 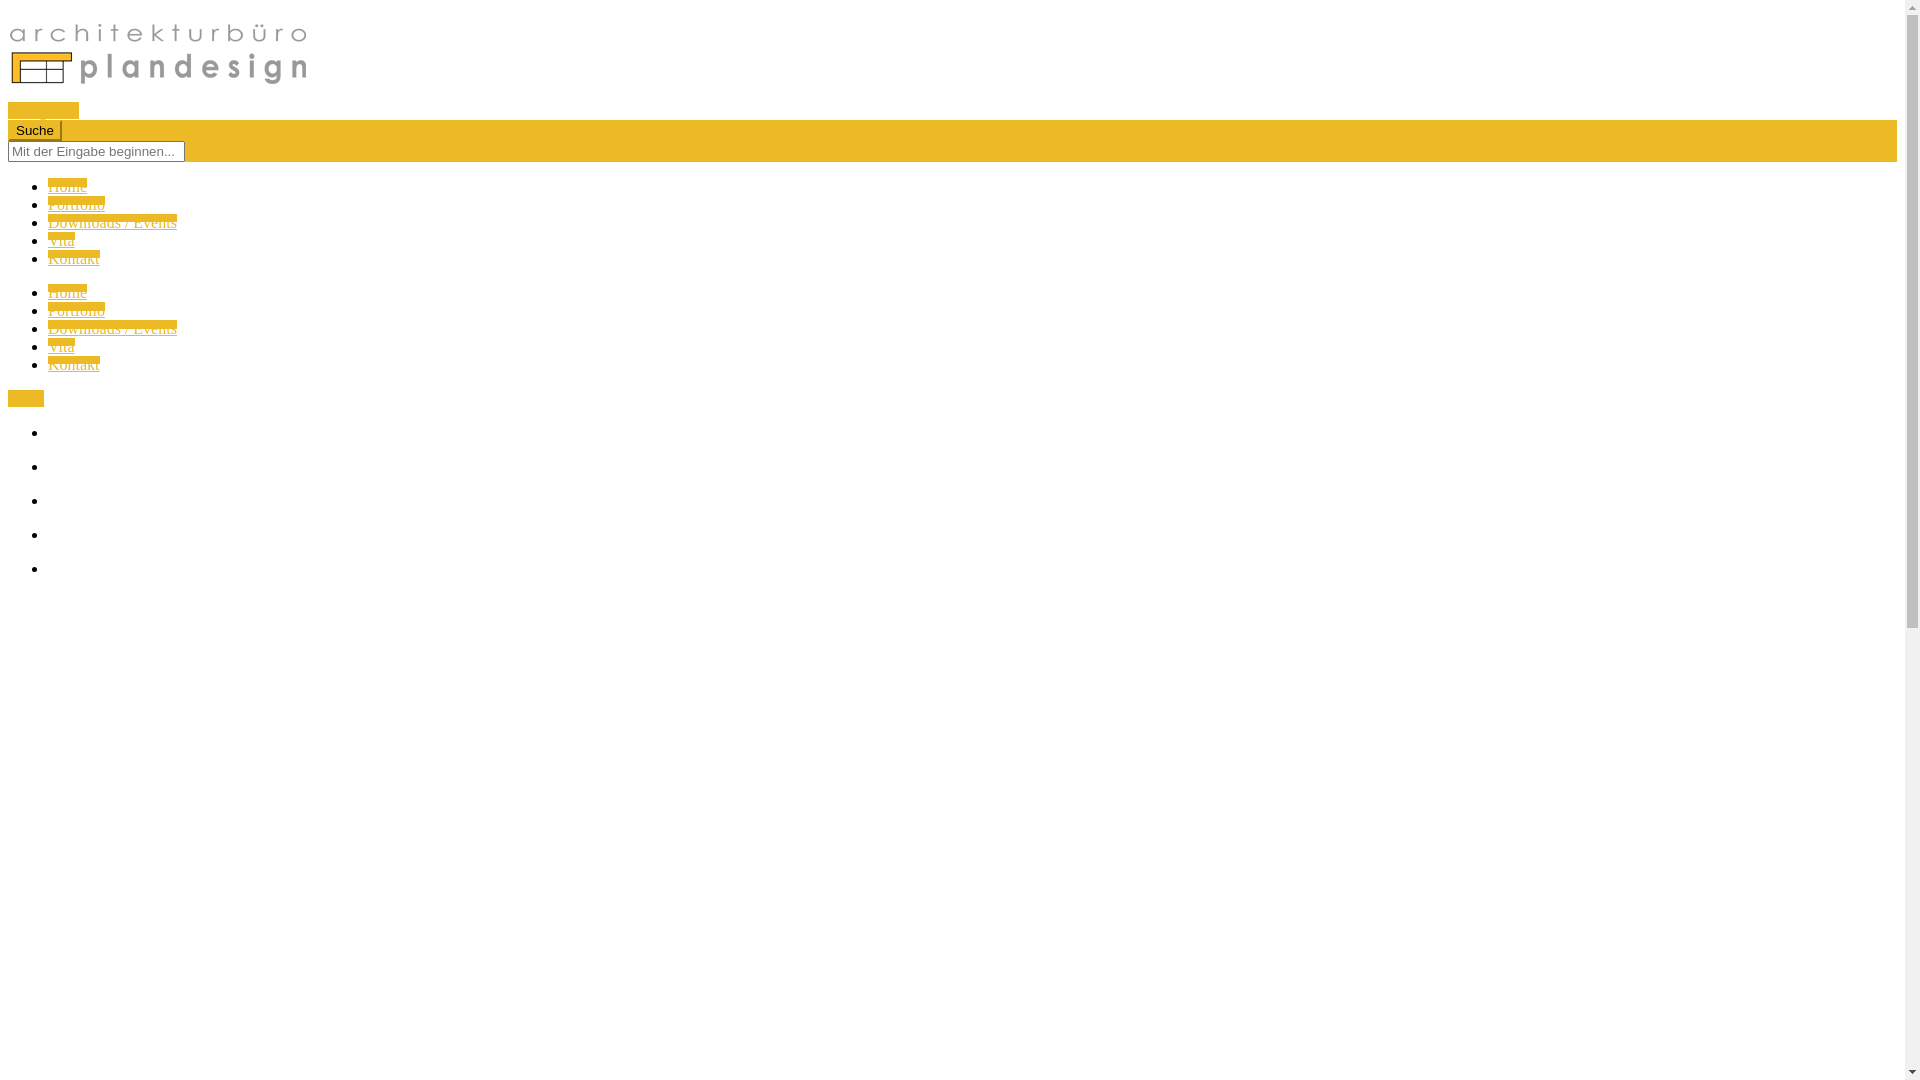 What do you see at coordinates (48, 222) in the screenshot?
I see `'Downloads / Events'` at bounding box center [48, 222].